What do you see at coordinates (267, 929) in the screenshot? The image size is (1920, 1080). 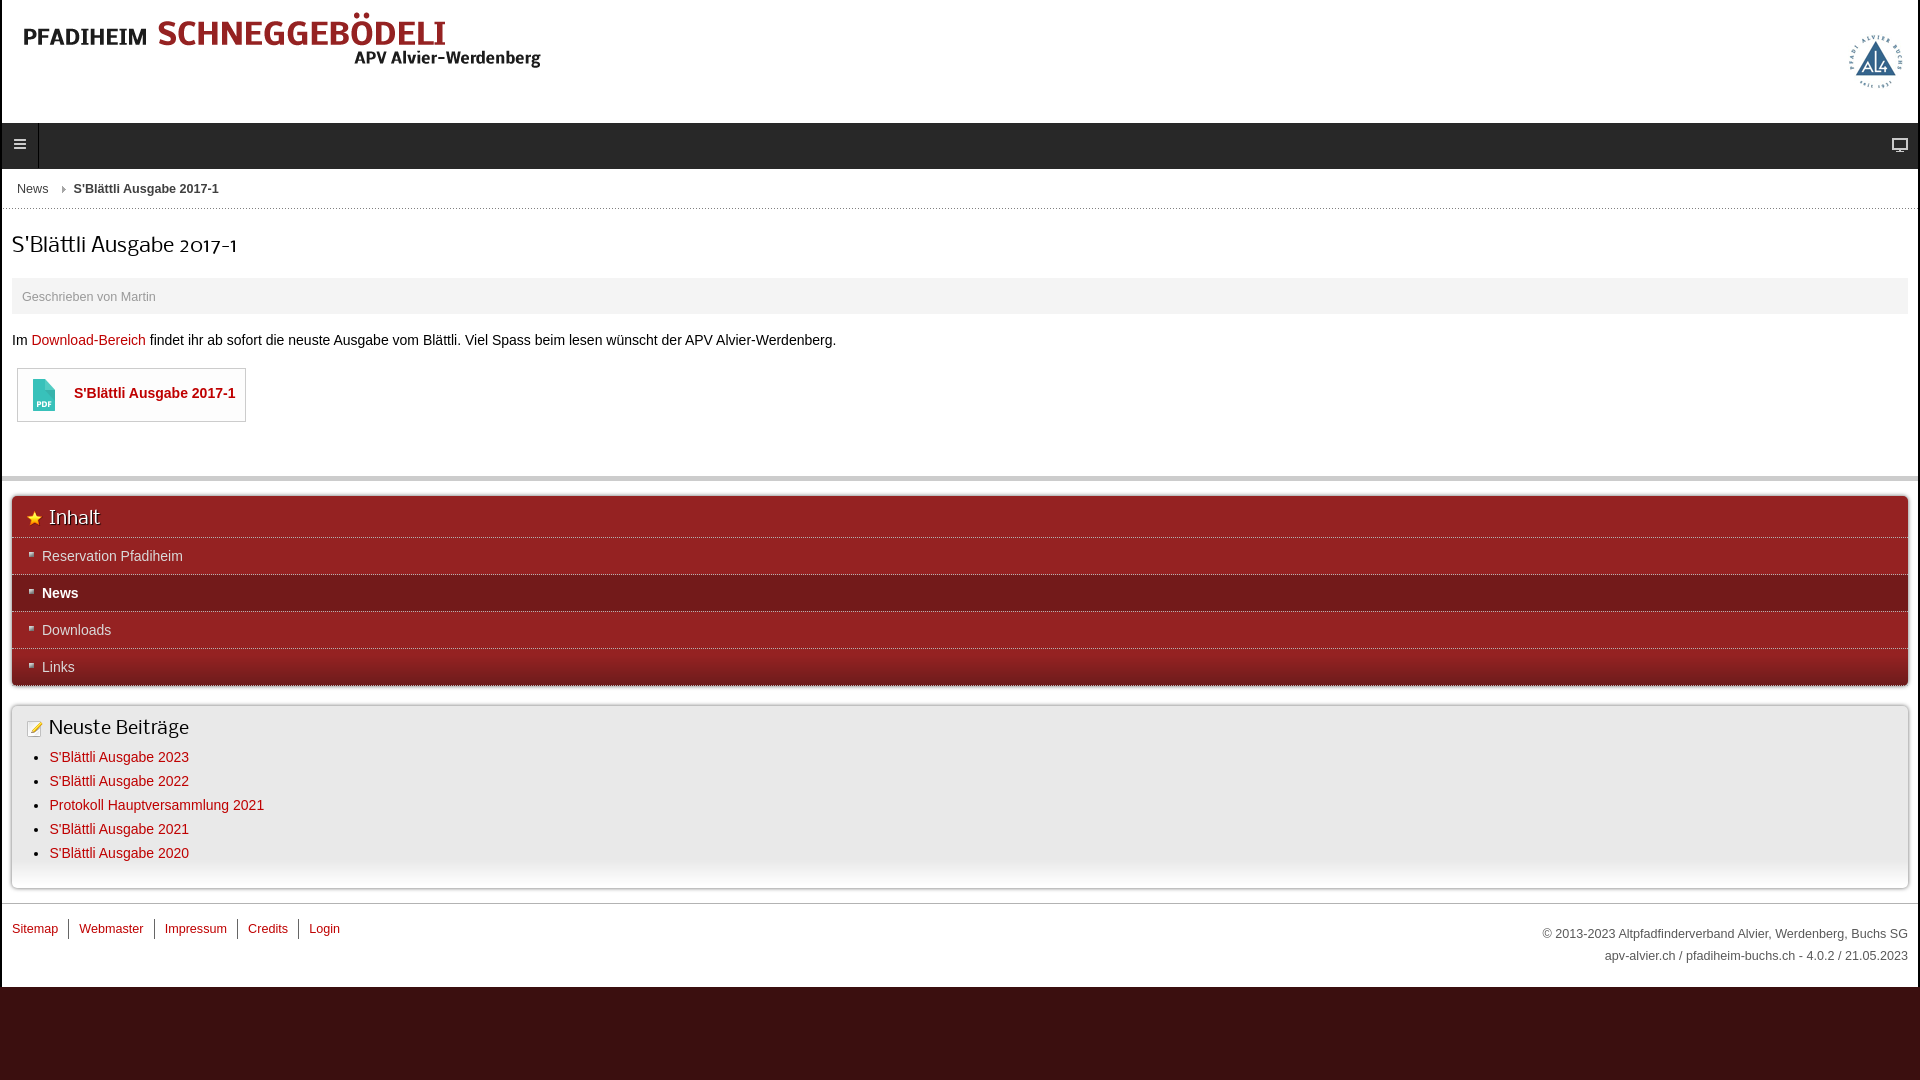 I see `'Credits'` at bounding box center [267, 929].